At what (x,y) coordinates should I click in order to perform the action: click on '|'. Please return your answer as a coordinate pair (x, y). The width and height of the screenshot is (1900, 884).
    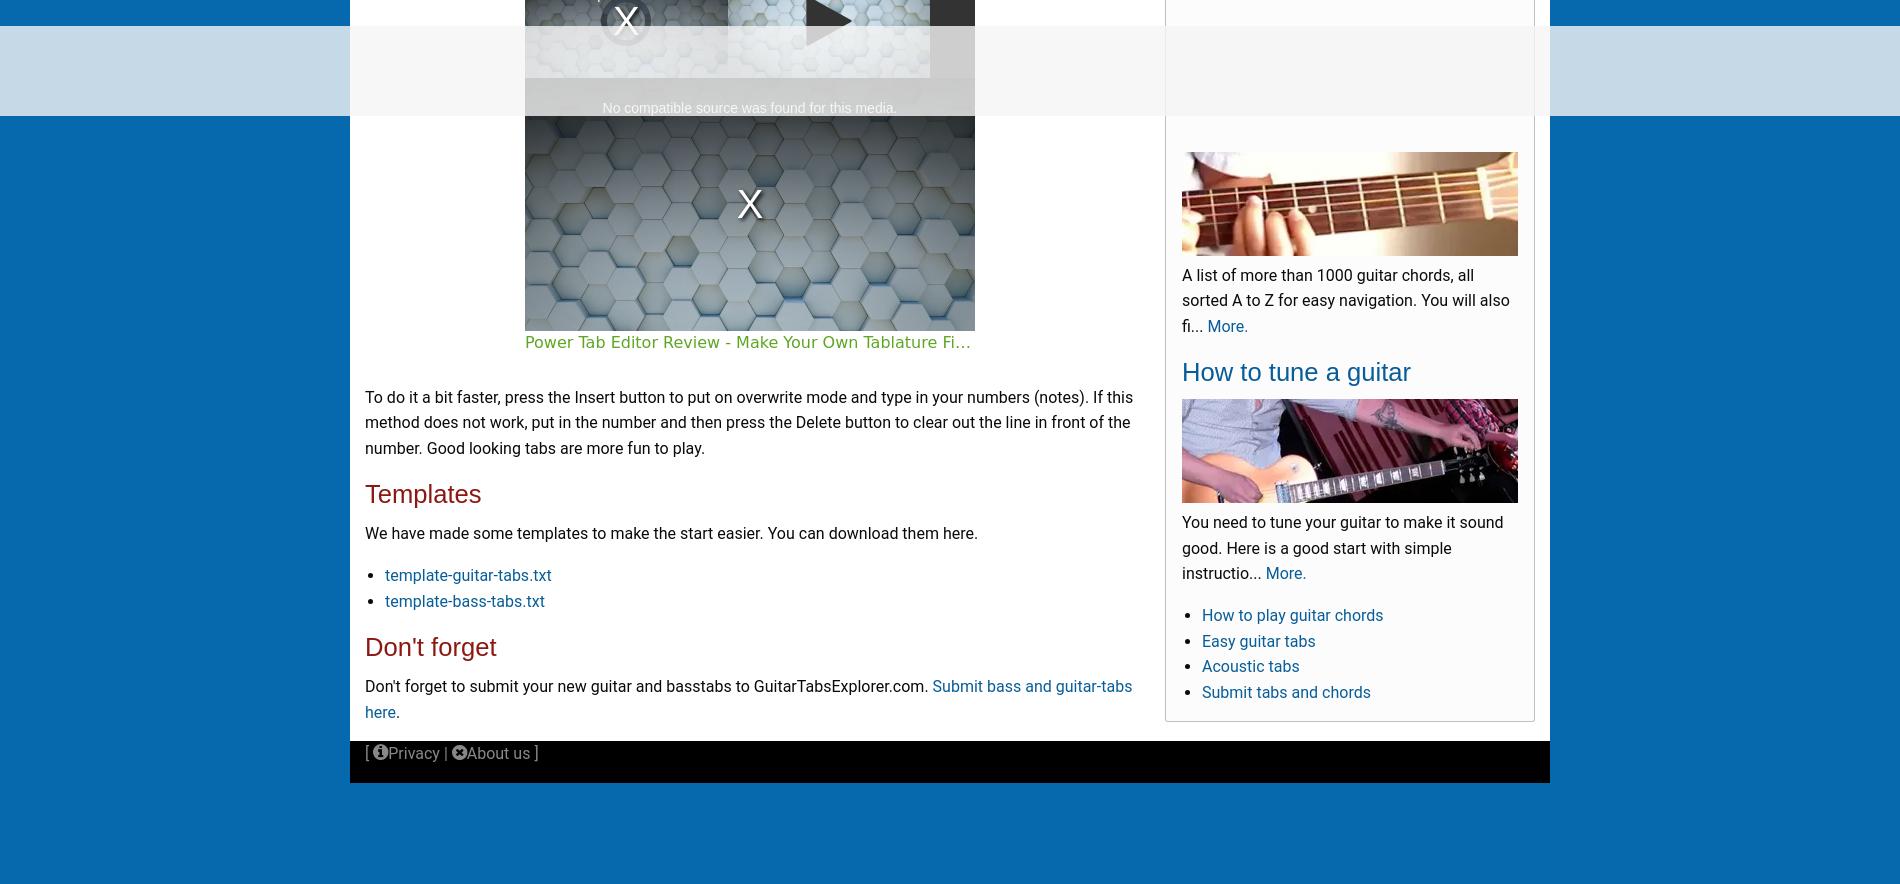
    Looking at the image, I should click on (443, 753).